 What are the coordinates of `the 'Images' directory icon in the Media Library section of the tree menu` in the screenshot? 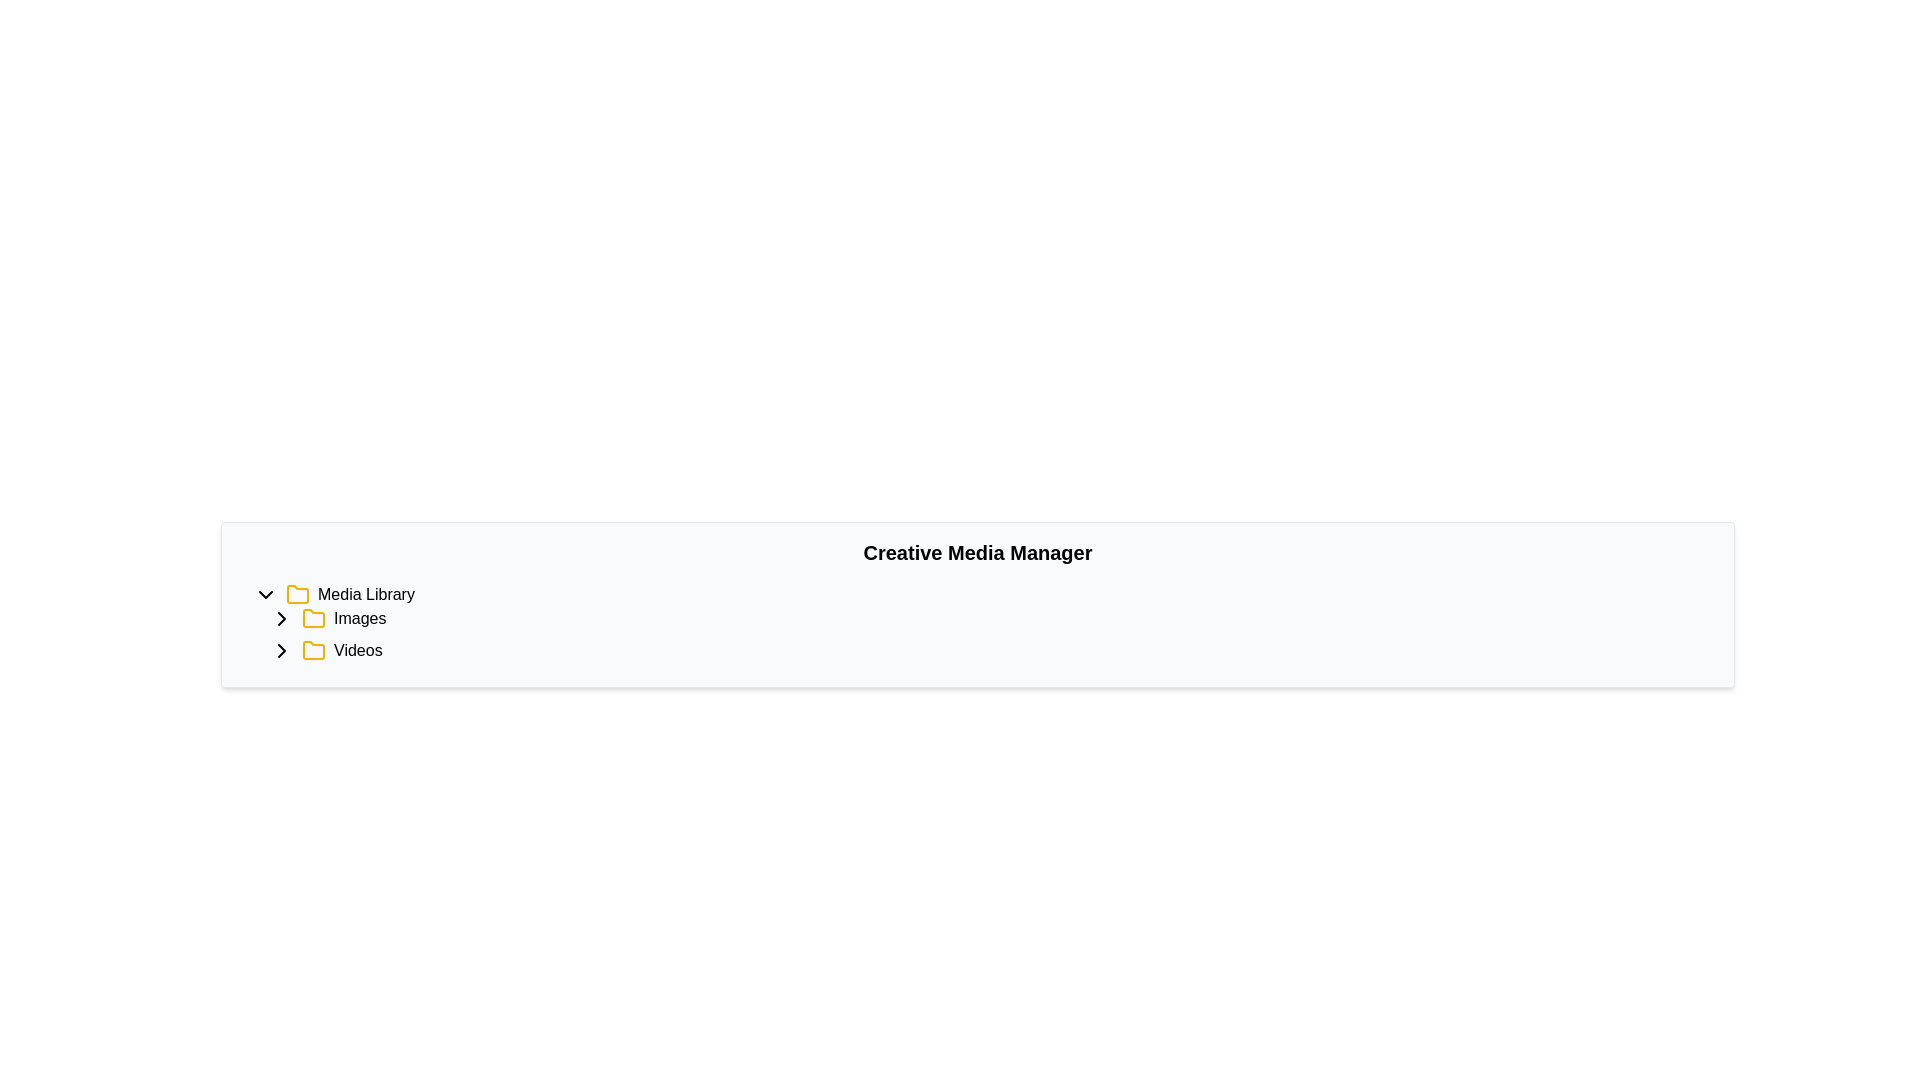 It's located at (312, 616).